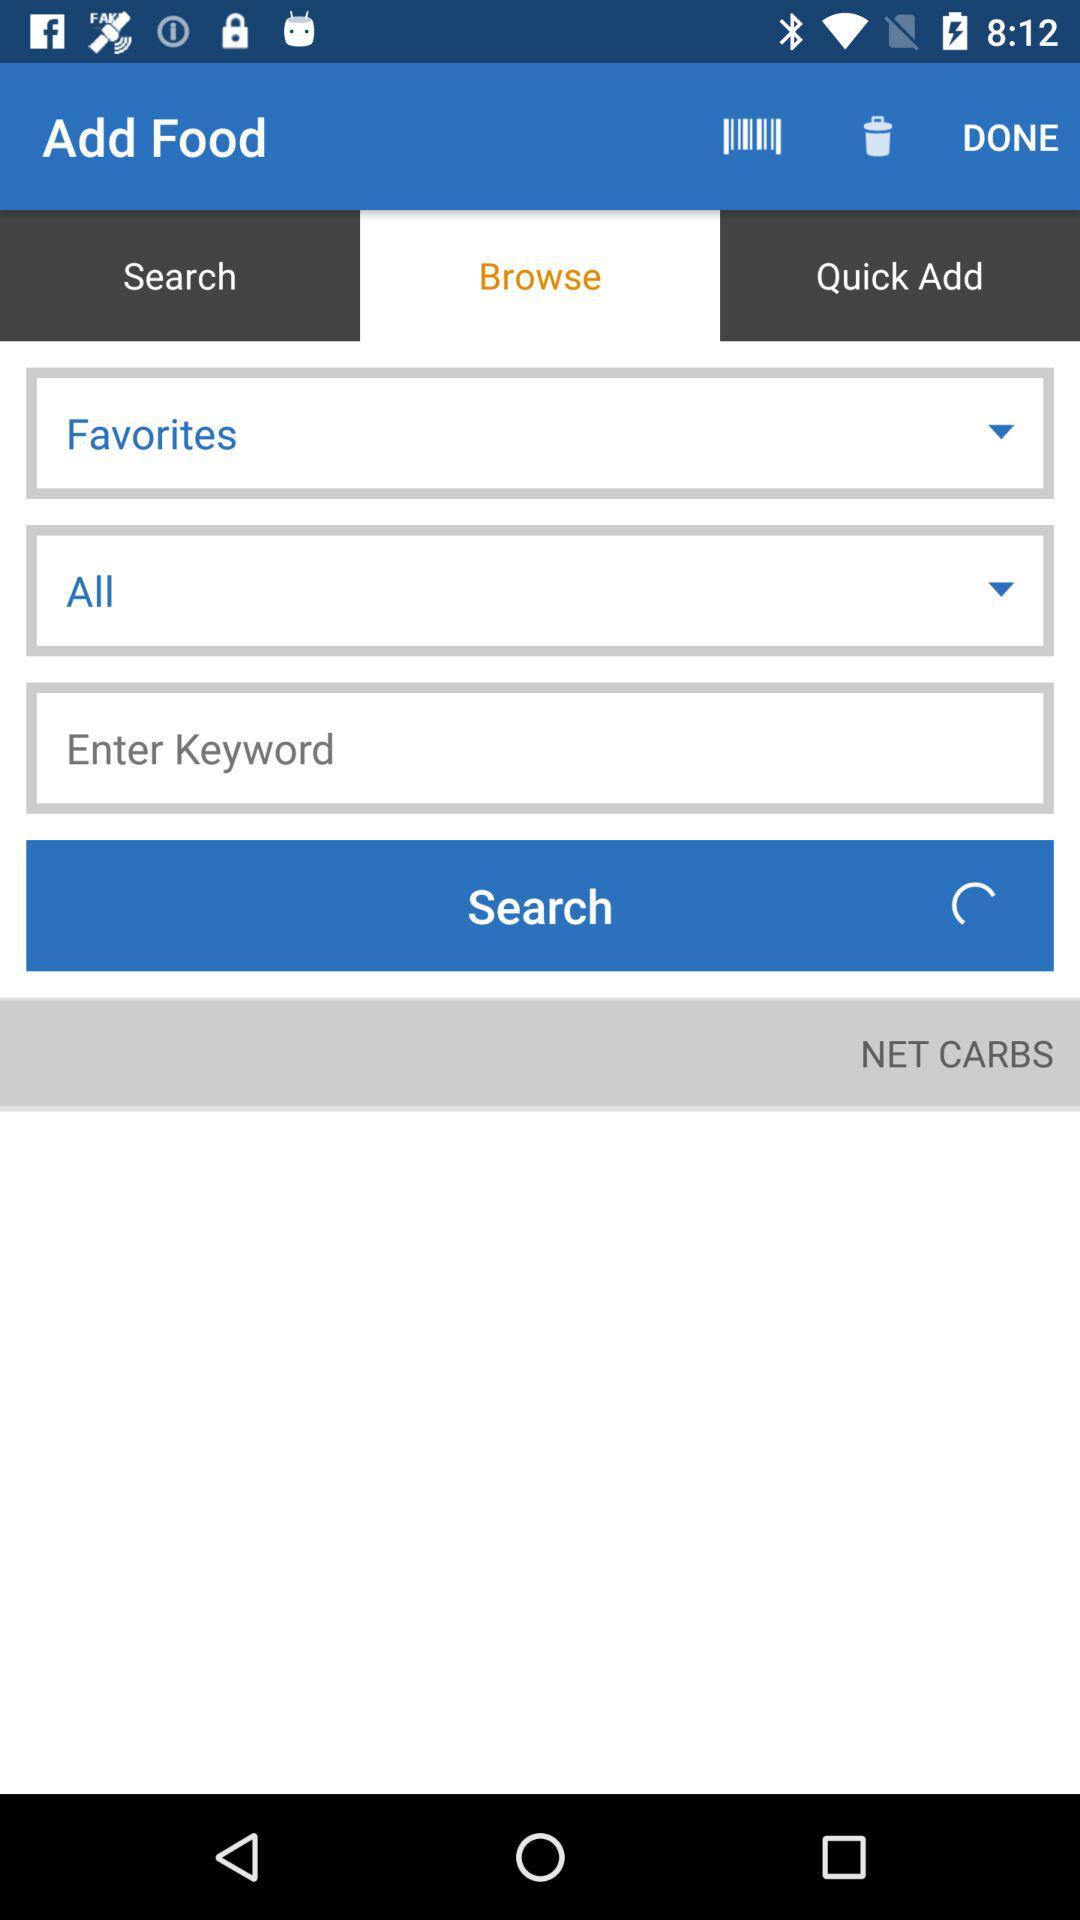  I want to click on the item below search item, so click(955, 1051).